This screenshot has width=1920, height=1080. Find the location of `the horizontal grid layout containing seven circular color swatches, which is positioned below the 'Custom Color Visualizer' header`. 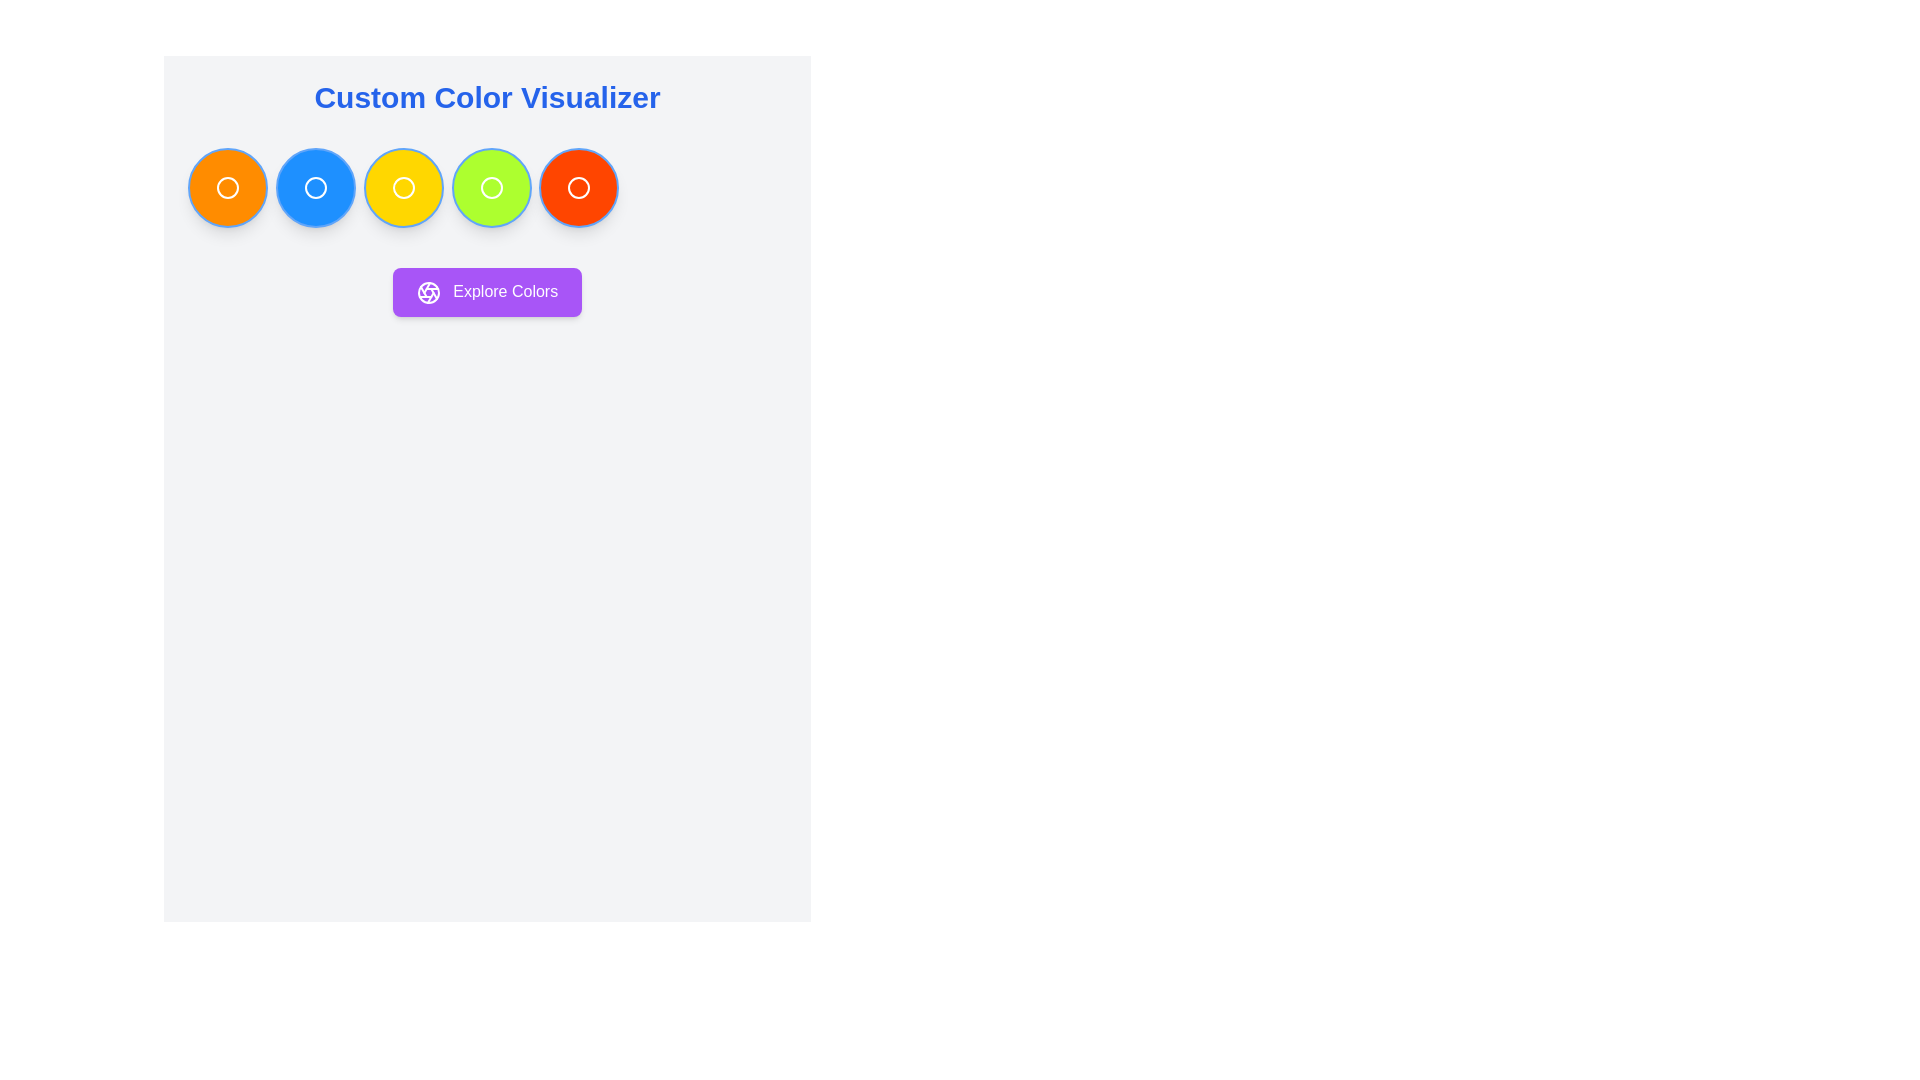

the horizontal grid layout containing seven circular color swatches, which is positioned below the 'Custom Color Visualizer' header is located at coordinates (487, 188).